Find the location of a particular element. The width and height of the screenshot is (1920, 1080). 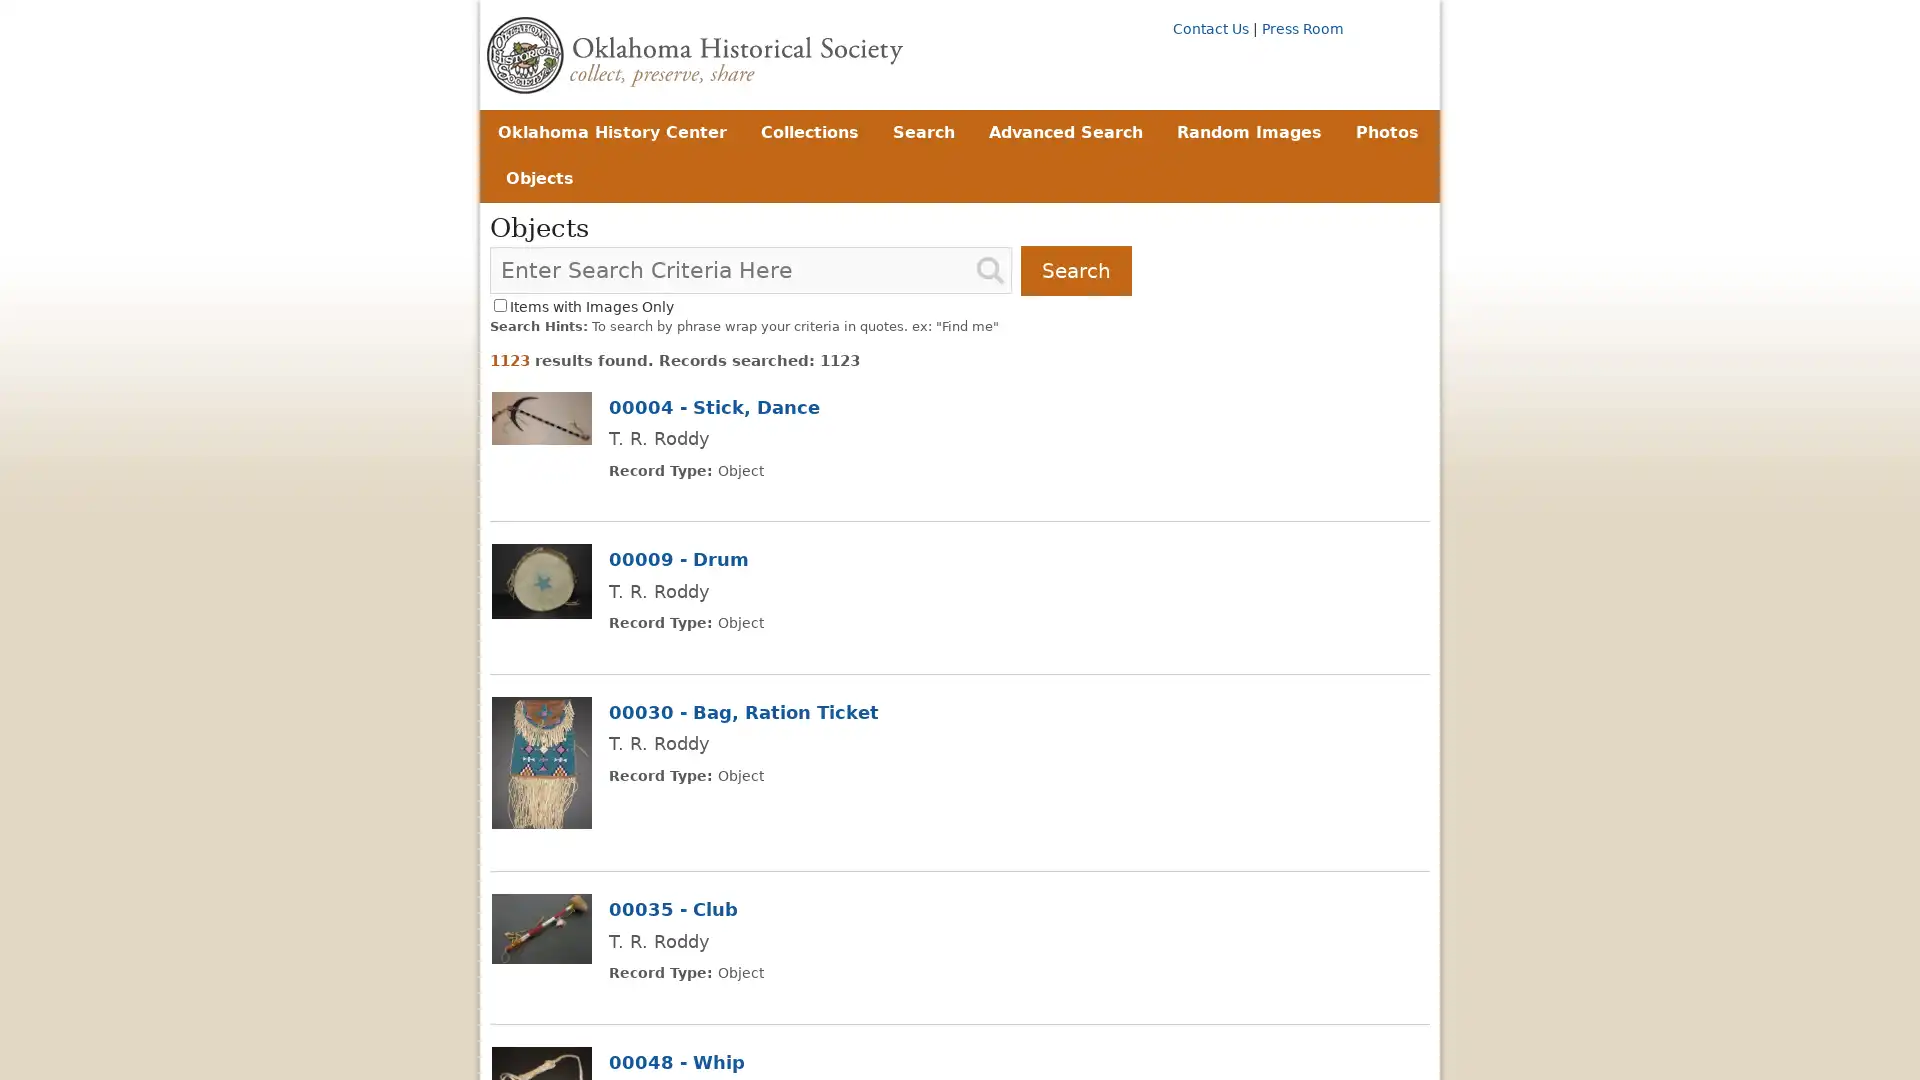

Search is located at coordinates (1075, 270).